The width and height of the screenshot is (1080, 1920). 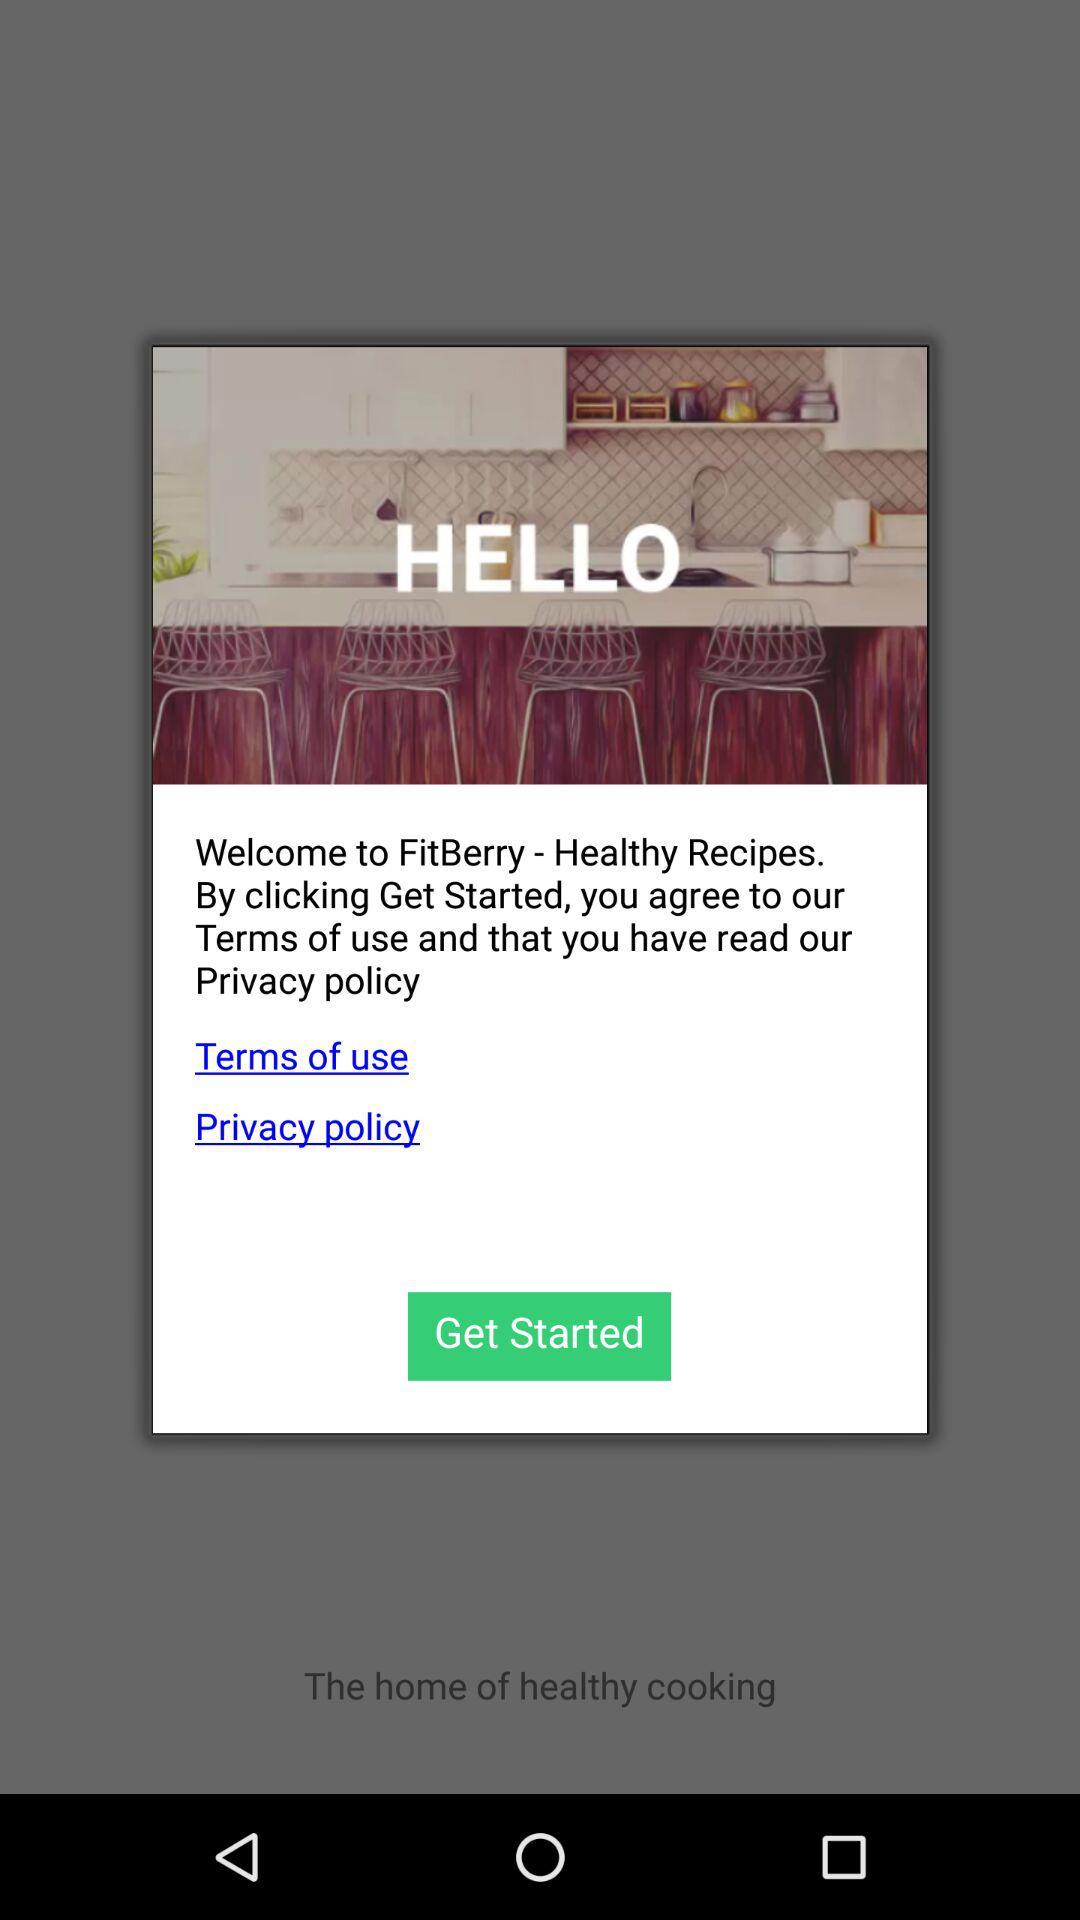 I want to click on item below the privacy policy item, so click(x=538, y=1336).